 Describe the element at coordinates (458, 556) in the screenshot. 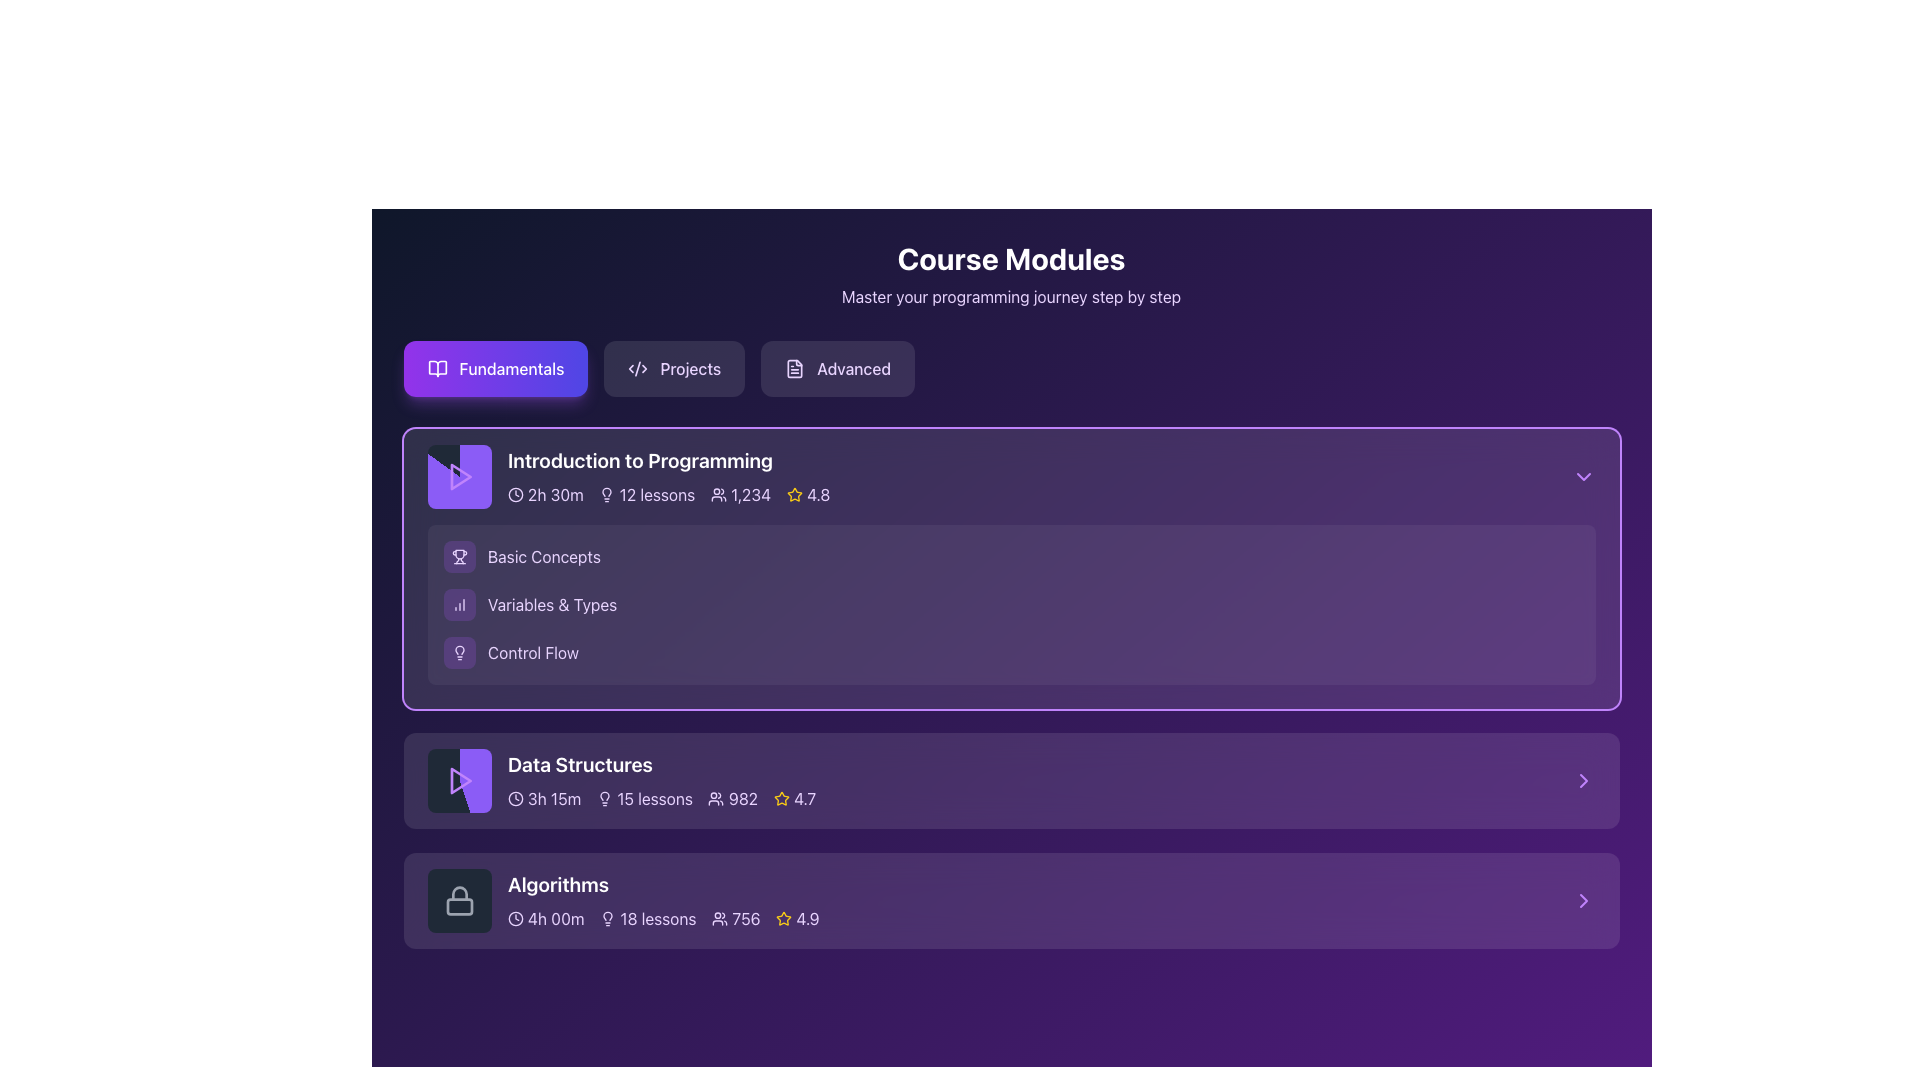

I see `the small trophy icon` at that location.